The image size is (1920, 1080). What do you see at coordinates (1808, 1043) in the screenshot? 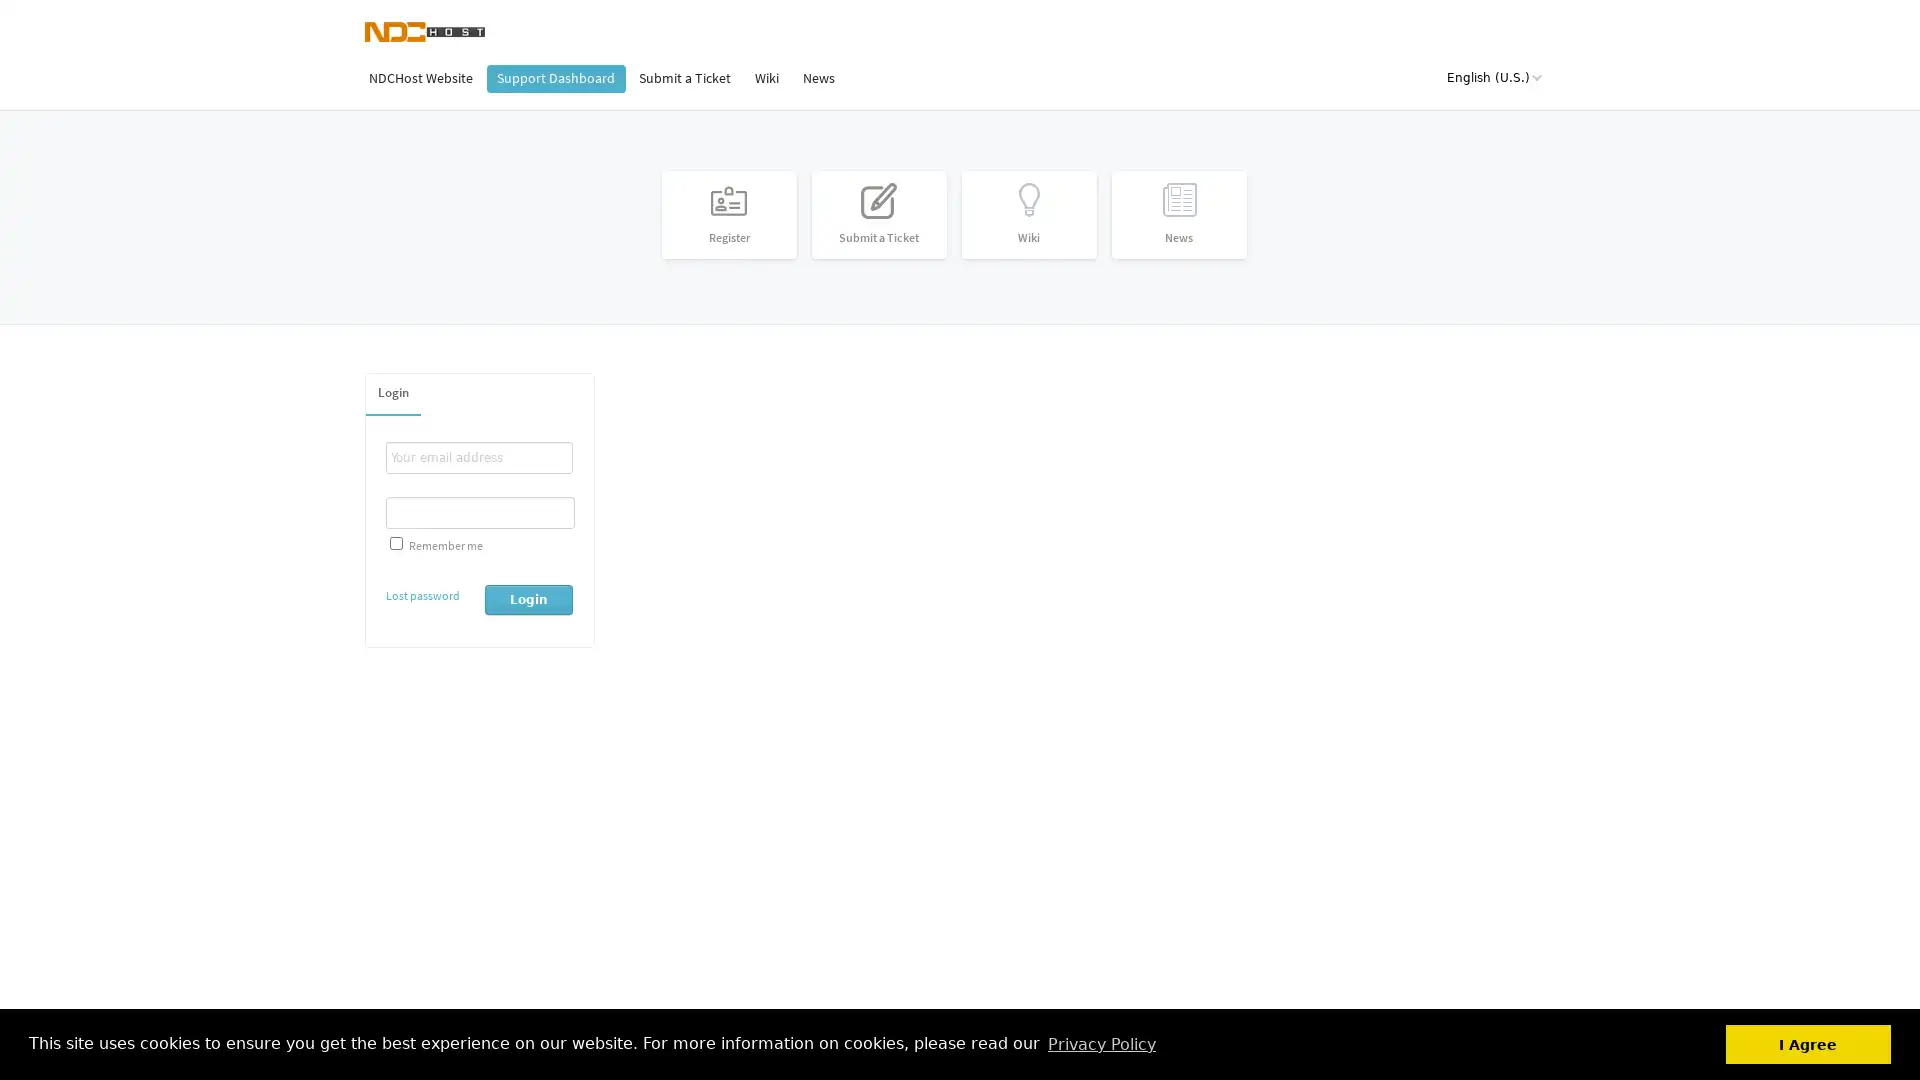
I see `dismiss cookie message` at bounding box center [1808, 1043].